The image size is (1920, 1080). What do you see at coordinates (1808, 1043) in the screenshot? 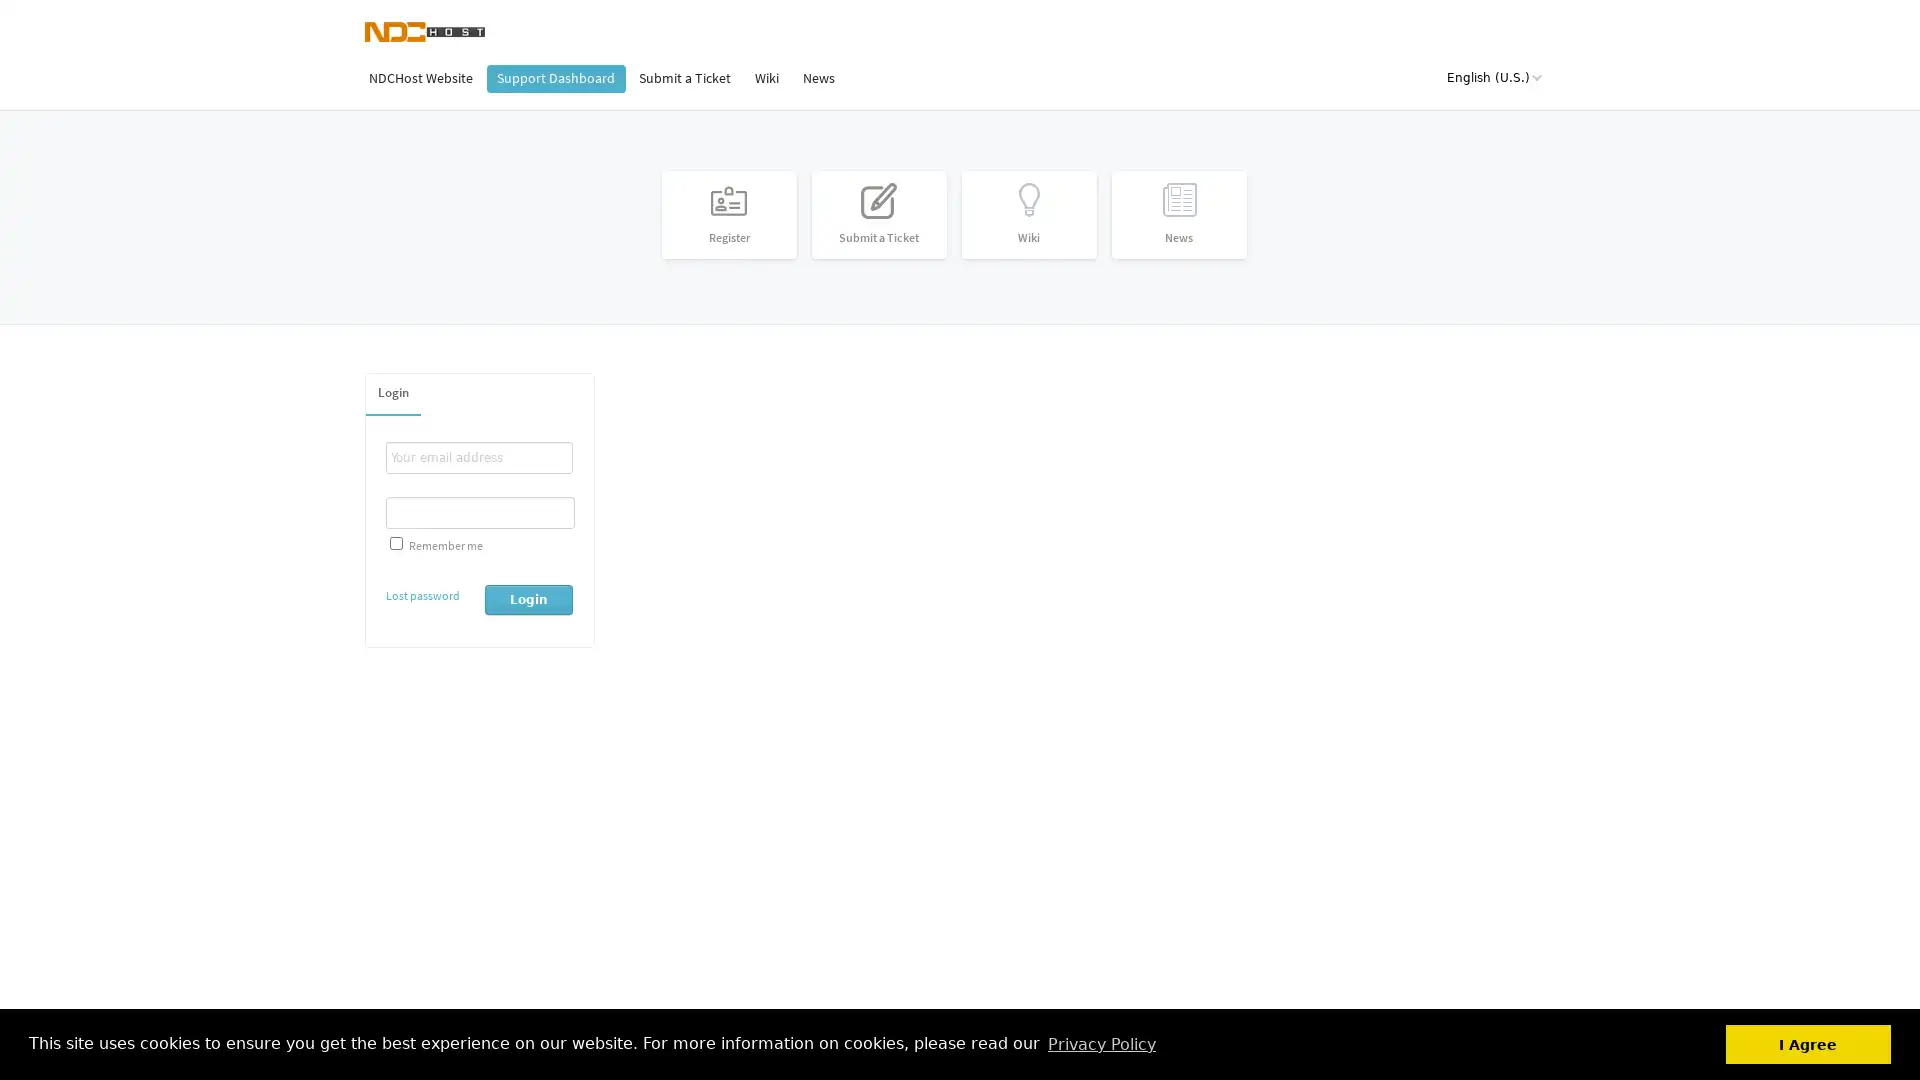
I see `dismiss cookie message` at bounding box center [1808, 1043].